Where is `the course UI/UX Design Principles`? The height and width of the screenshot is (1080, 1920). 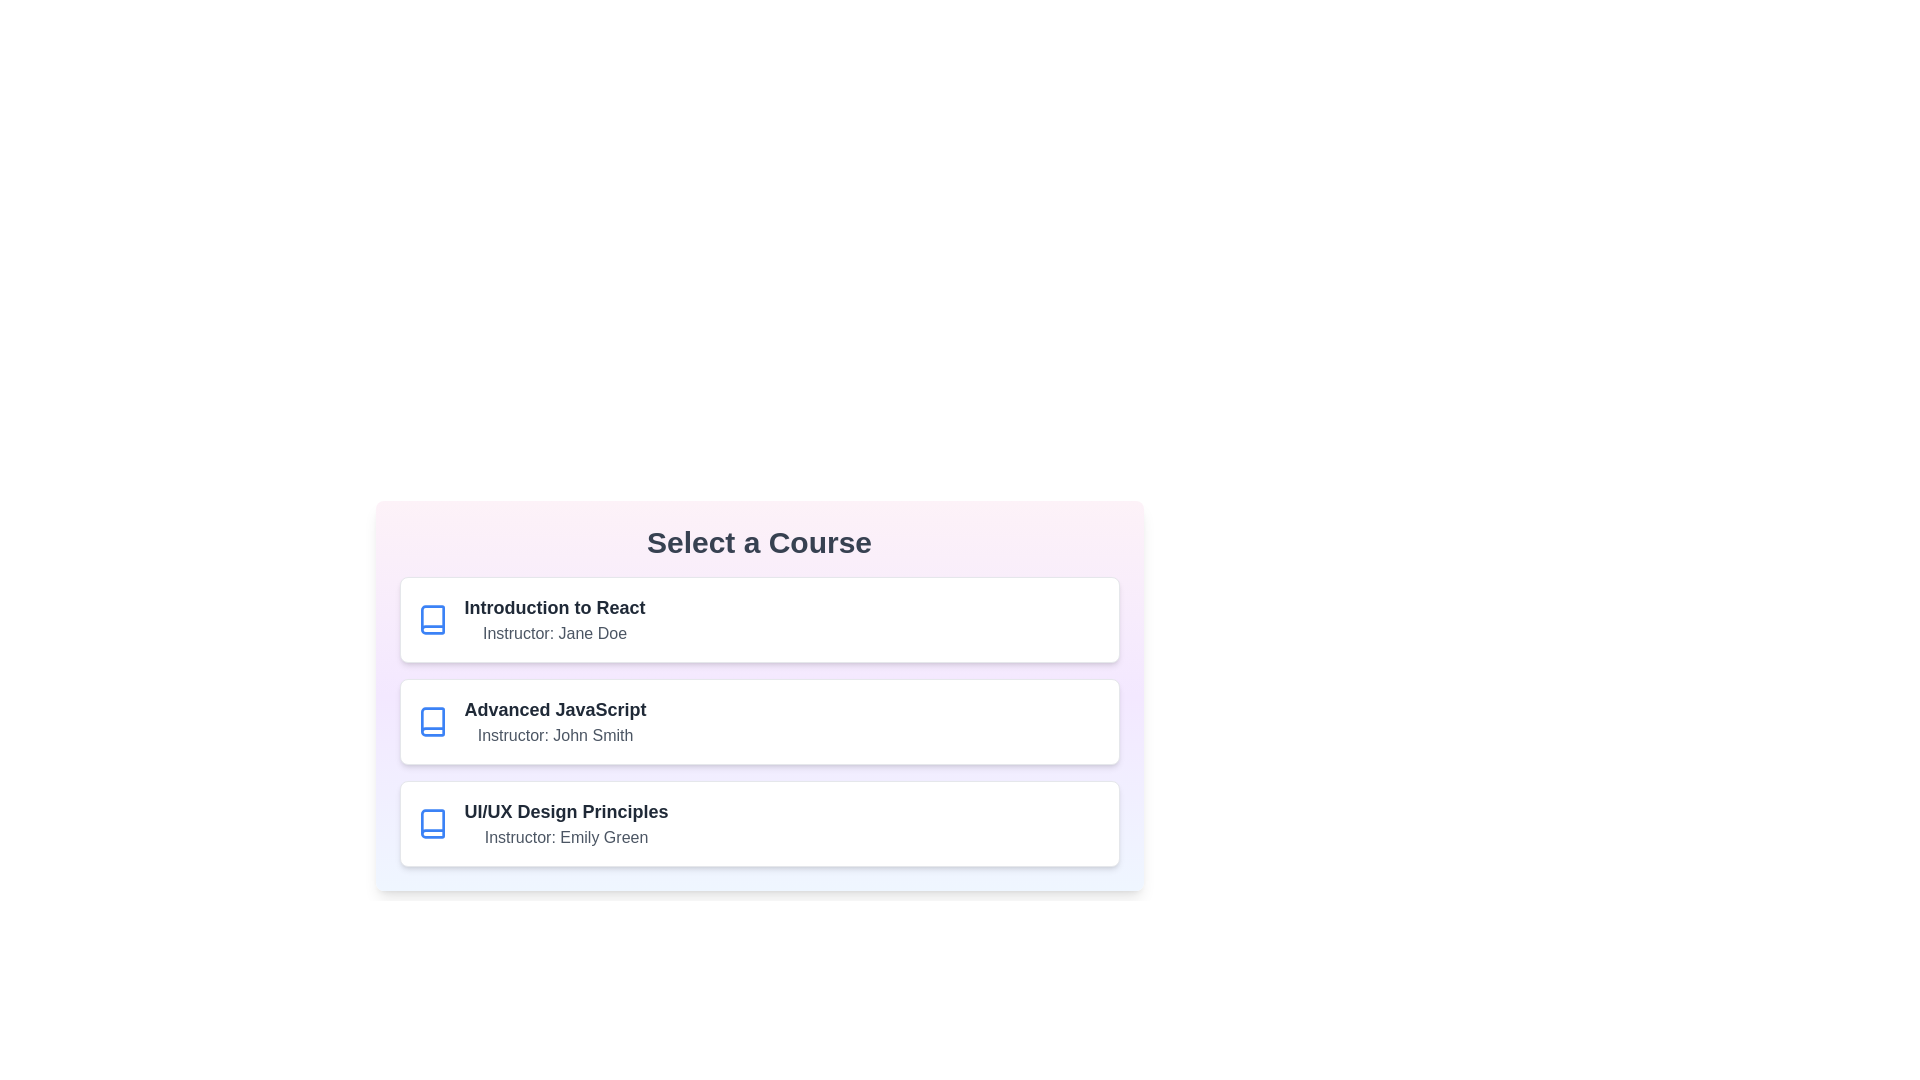 the course UI/UX Design Principles is located at coordinates (758, 824).